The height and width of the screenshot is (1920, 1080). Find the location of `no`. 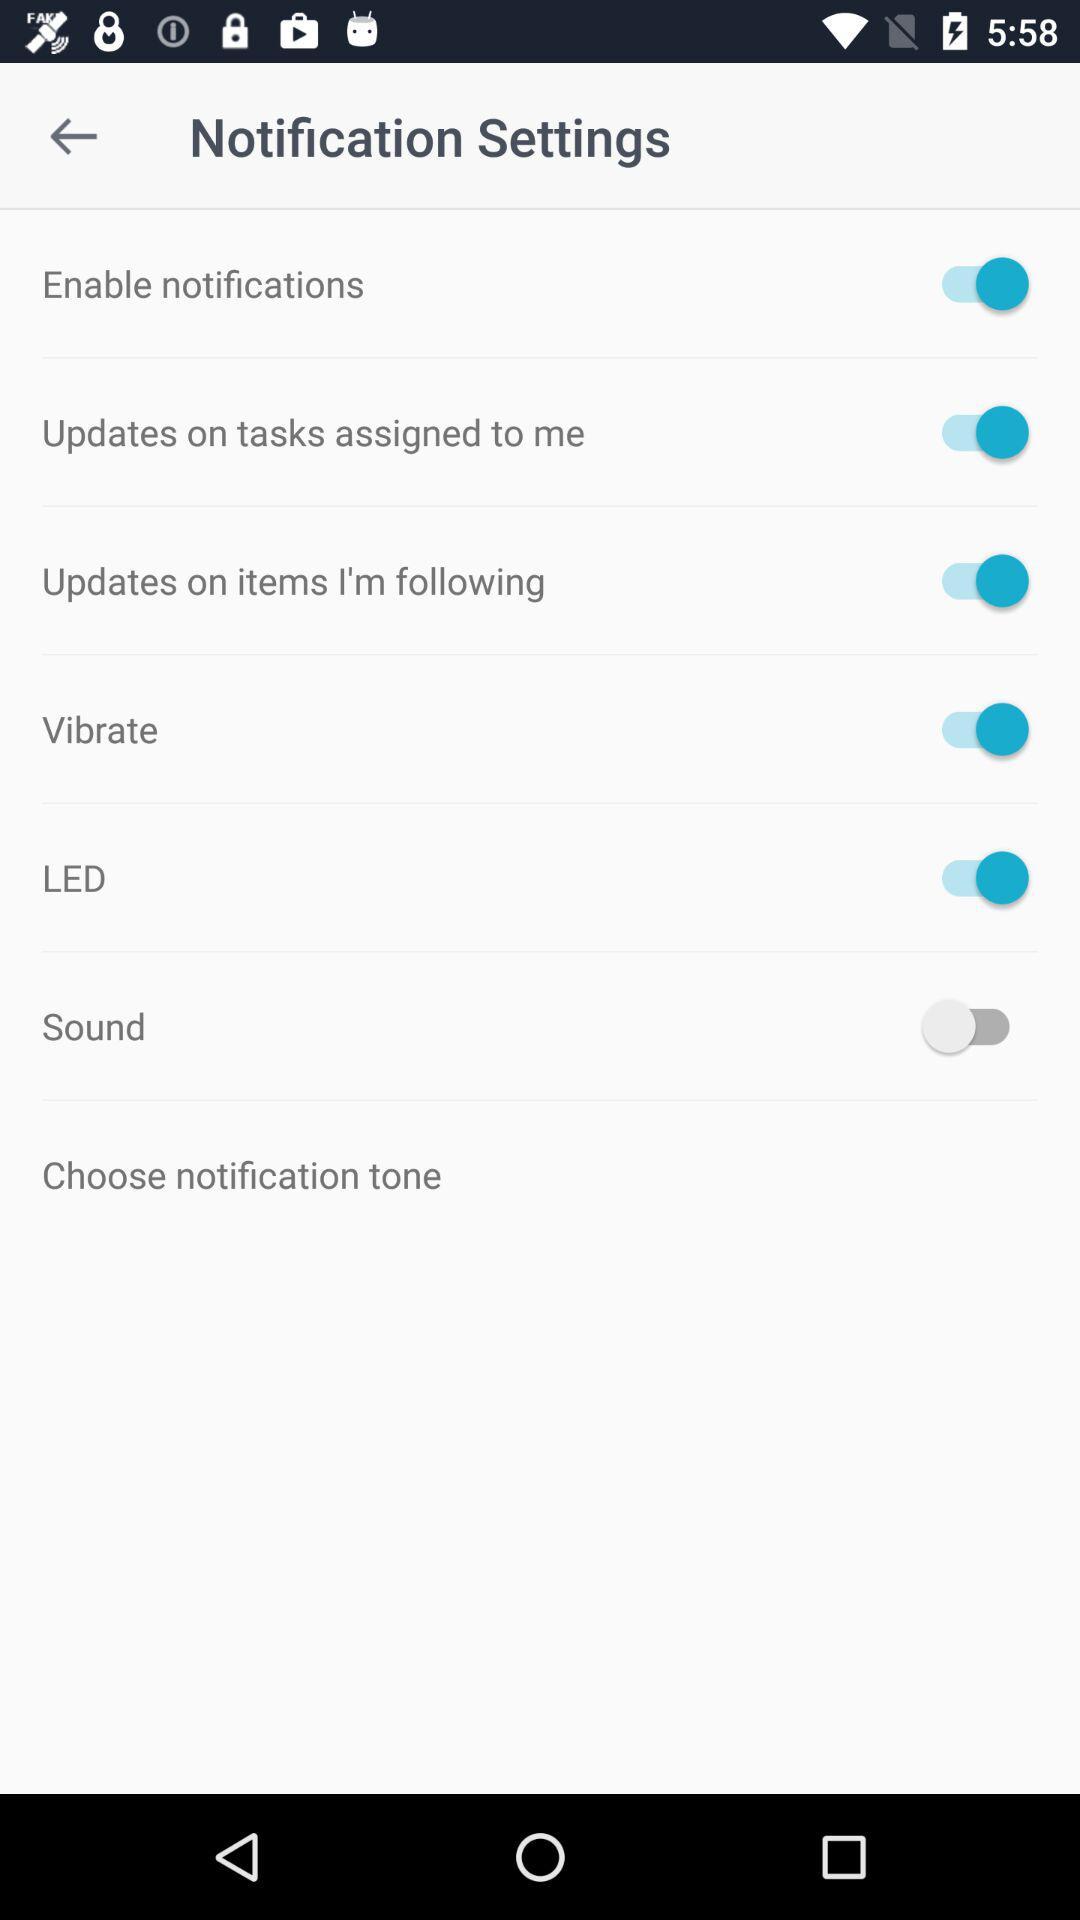

no is located at coordinates (974, 431).